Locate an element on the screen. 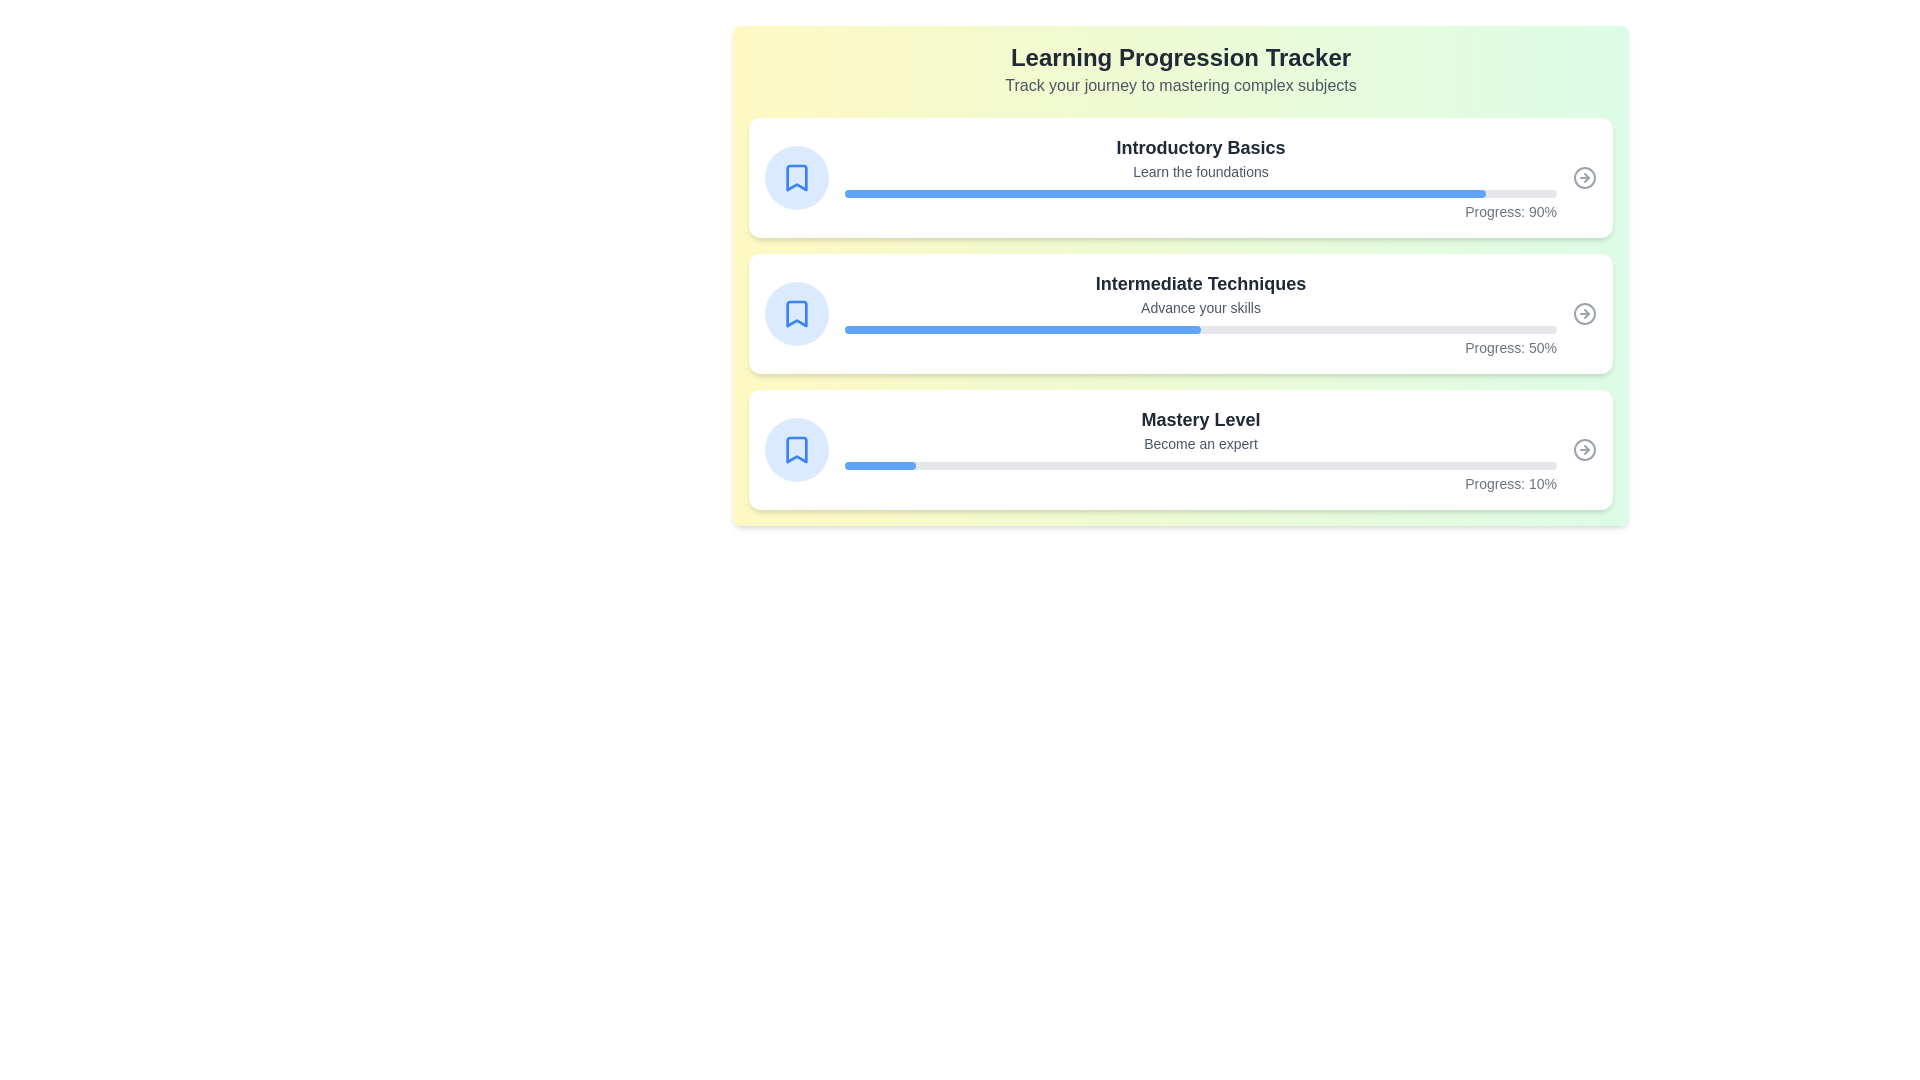  the compact right-pointing arrow enclosed within a circular outline, located in the last row of the tracker card, aligned with the 'Mastery Level' text and progress bar is located at coordinates (1583, 450).